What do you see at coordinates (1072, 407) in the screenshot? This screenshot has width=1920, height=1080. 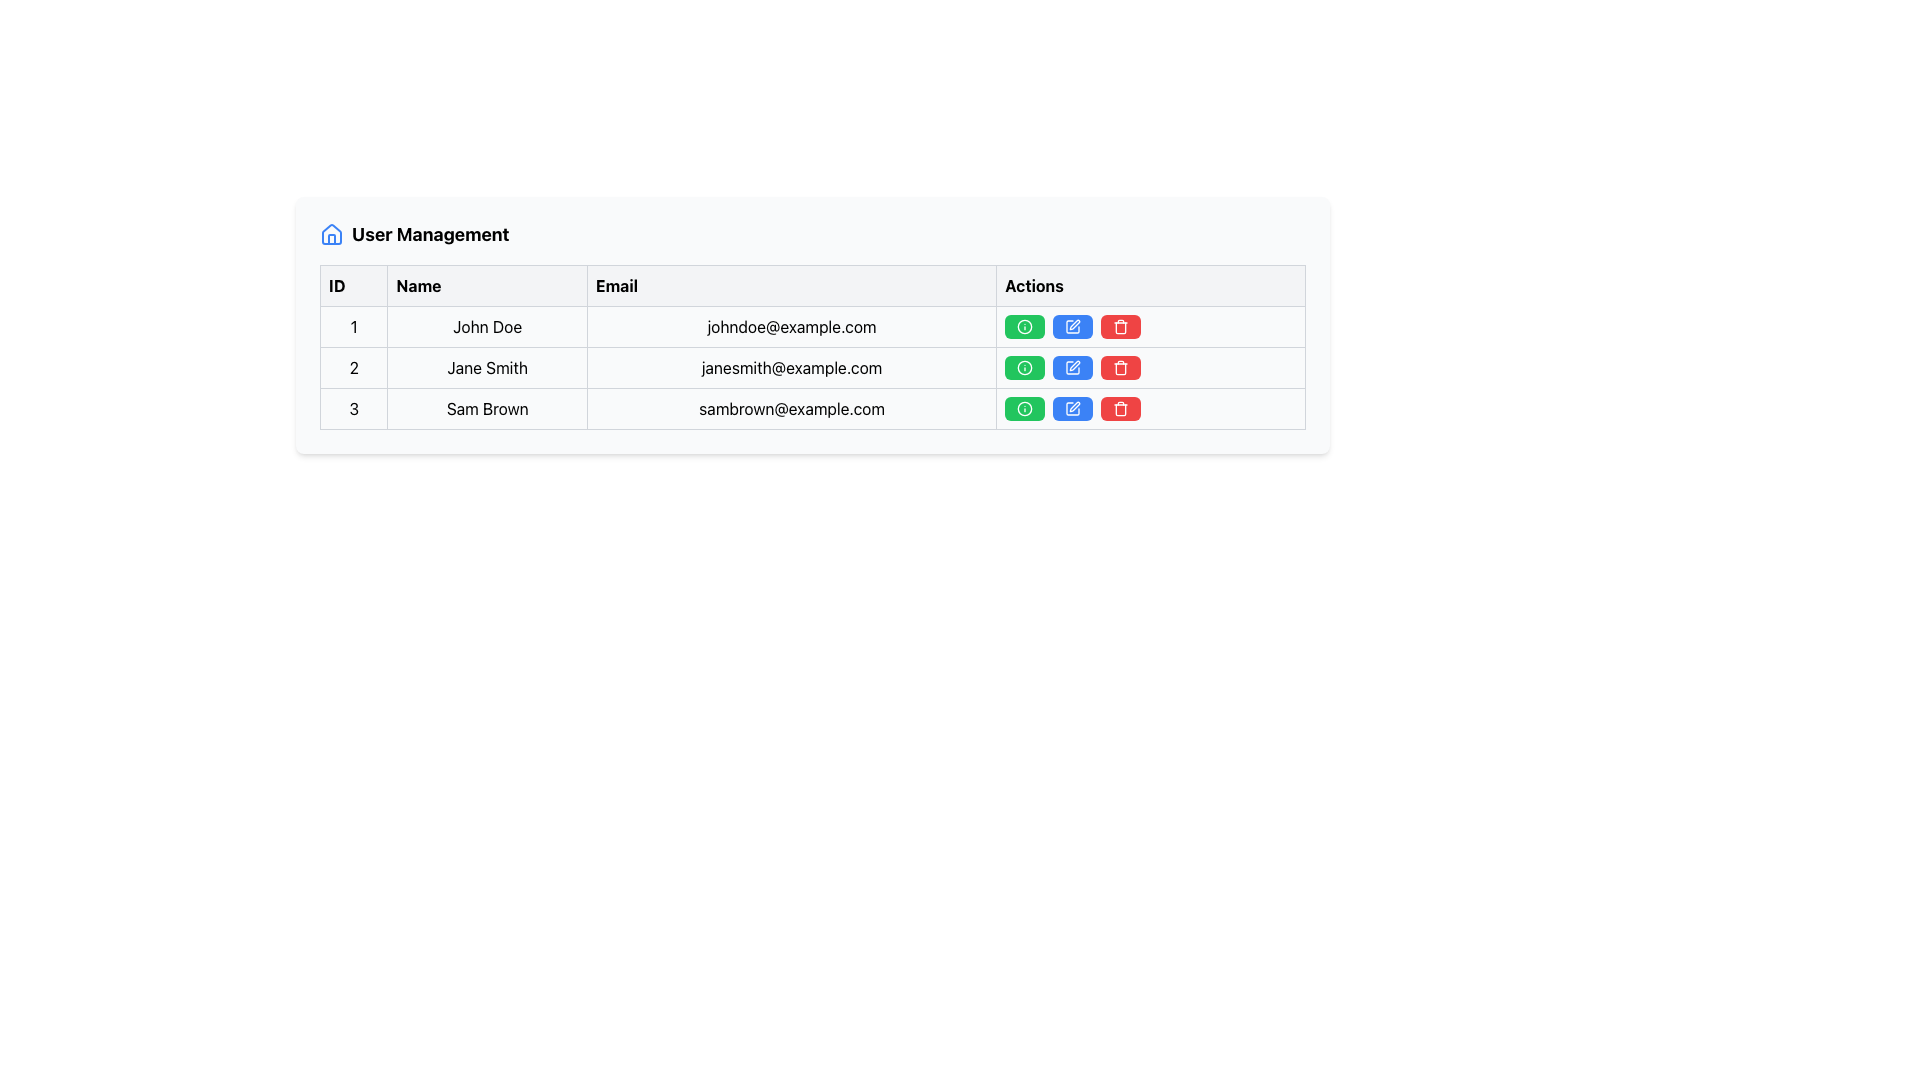 I see `the edit button in the 'Actions' column of the table for the third row associated with 'Sam Brown'` at bounding box center [1072, 407].